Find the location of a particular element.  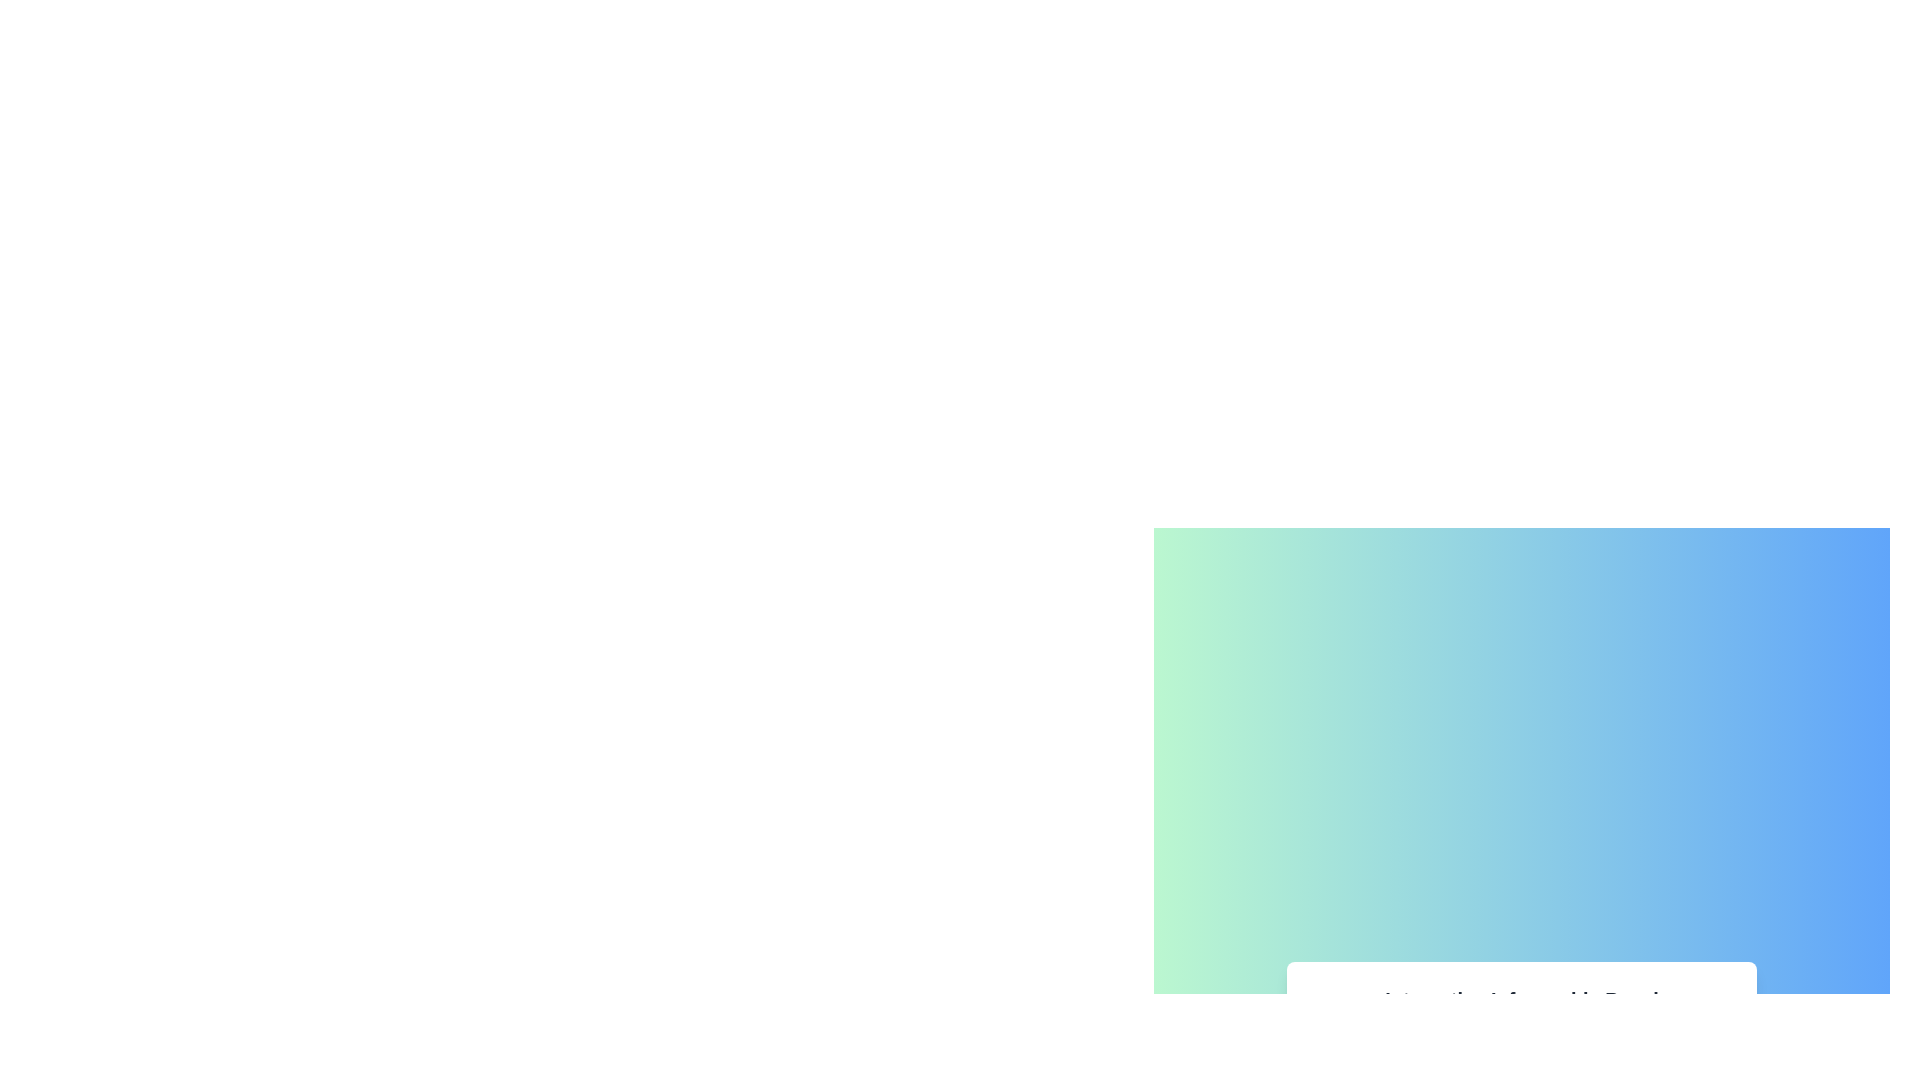

the Circle (Vector Graphics Component) which serves a decorative or informational purpose in the SVG graphic positioned at the bottom-right of the viewport is located at coordinates (1610, 1040).